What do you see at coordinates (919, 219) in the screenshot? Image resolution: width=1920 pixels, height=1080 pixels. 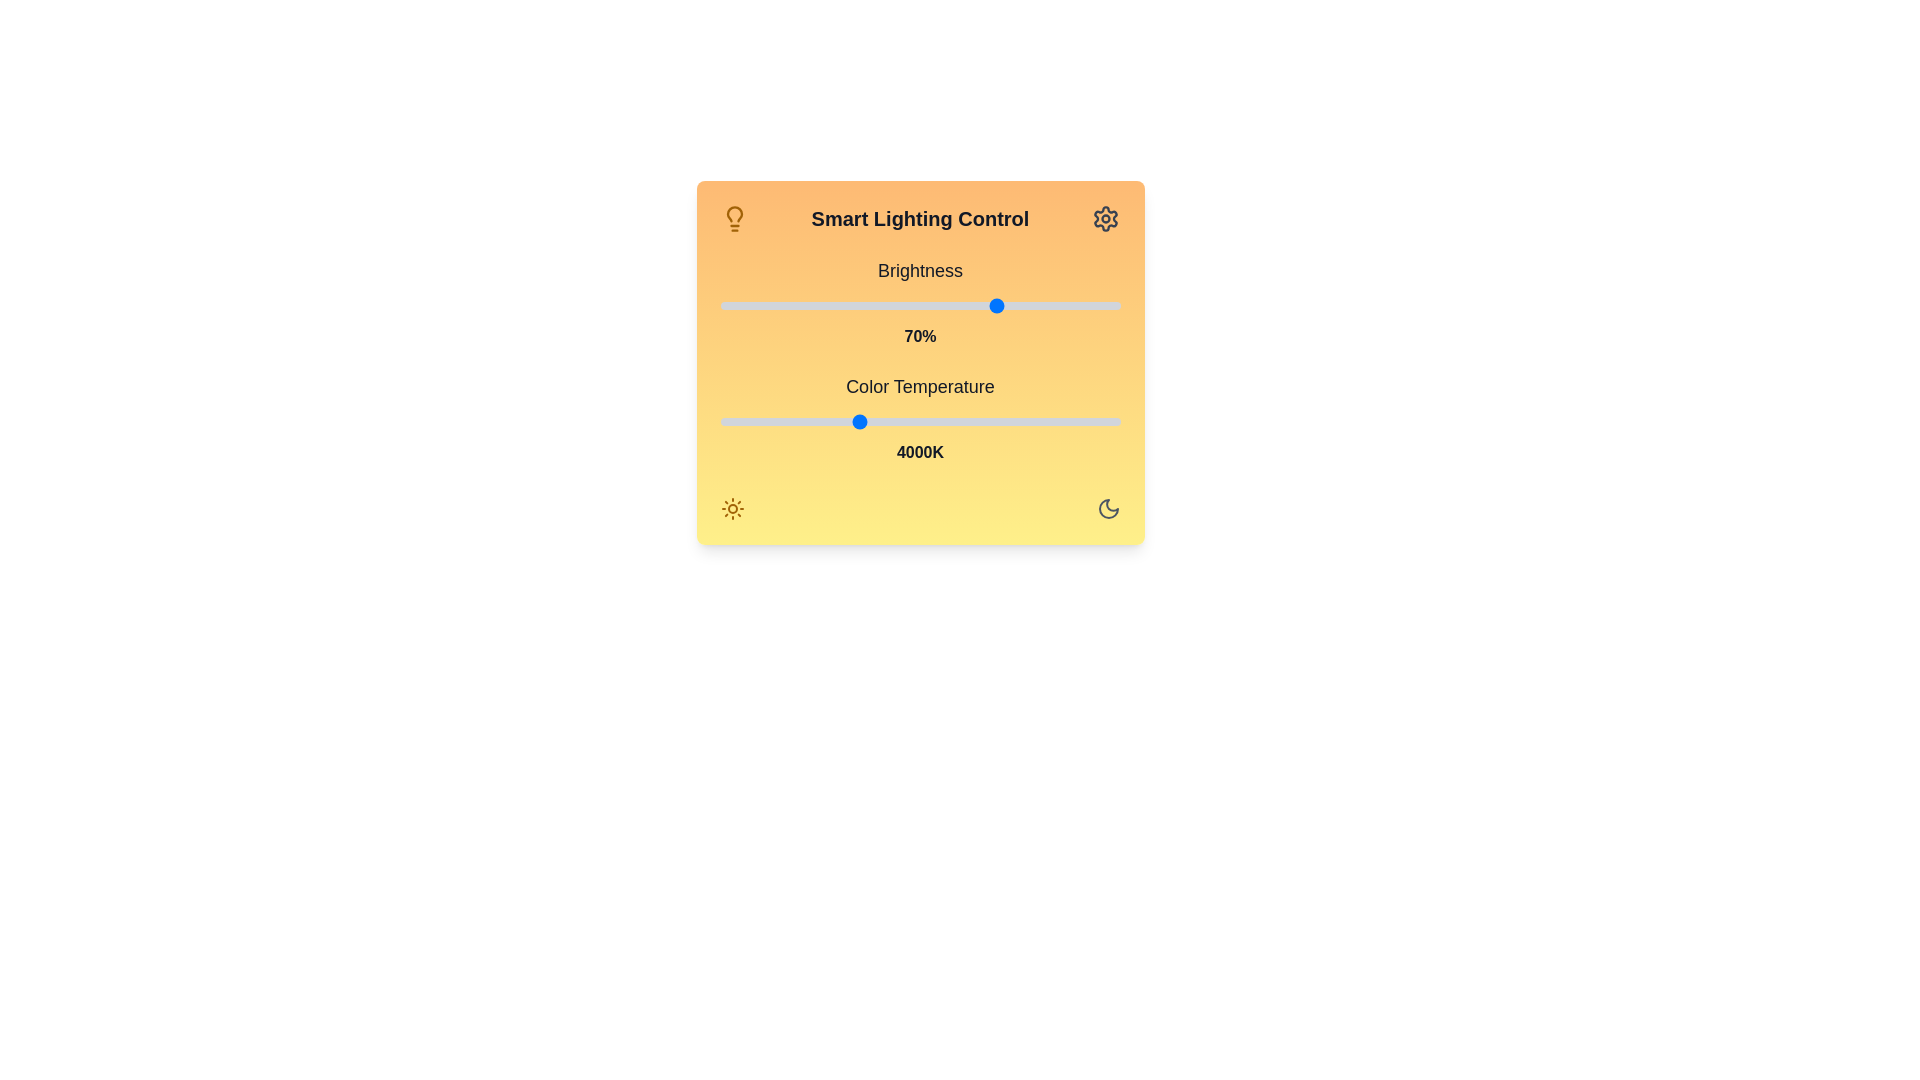 I see `the title 'Smart Lighting Control' to focus on it` at bounding box center [919, 219].